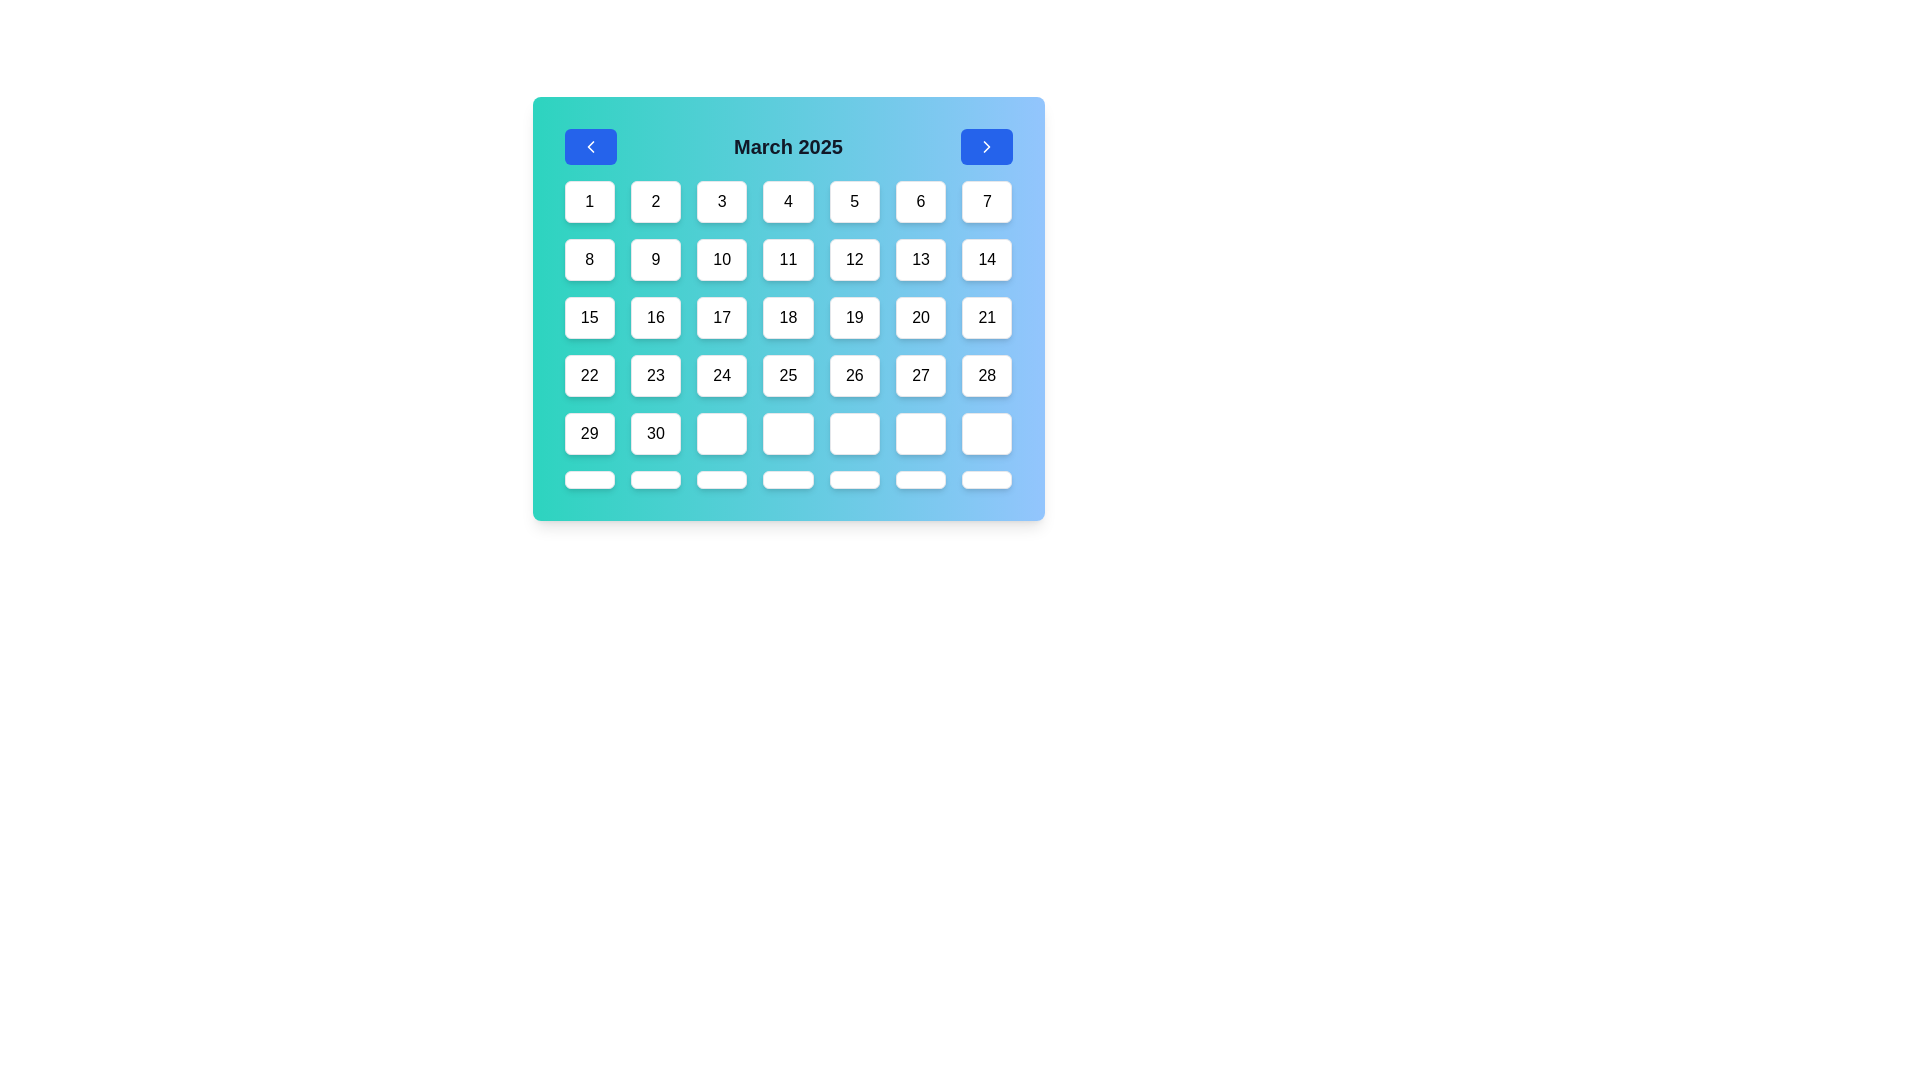 The height and width of the screenshot is (1080, 1920). What do you see at coordinates (589, 145) in the screenshot?
I see `the blue rounded rectangular button with a left-pointing arrow icon located to the left of the text 'March 2025'` at bounding box center [589, 145].